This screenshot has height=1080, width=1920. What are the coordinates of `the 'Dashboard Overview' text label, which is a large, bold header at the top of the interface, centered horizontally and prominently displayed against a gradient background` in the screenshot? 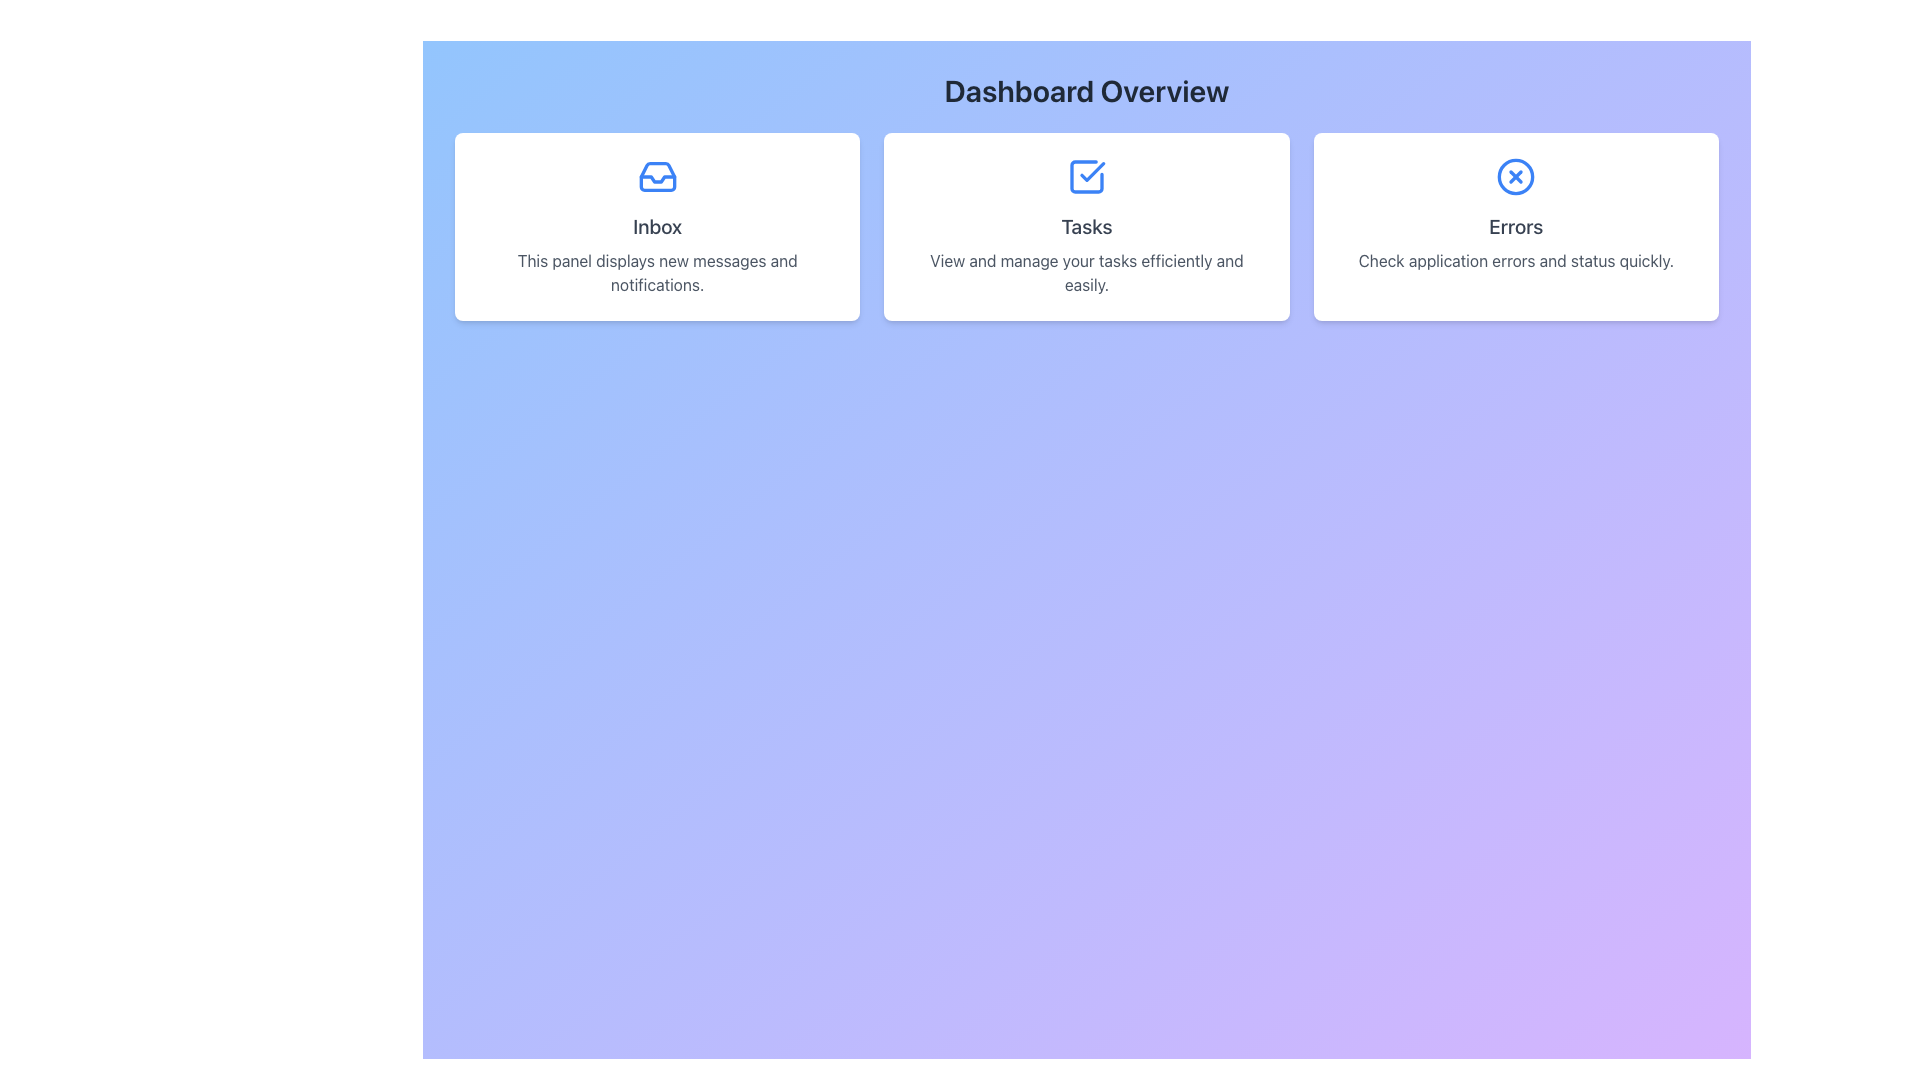 It's located at (1085, 91).